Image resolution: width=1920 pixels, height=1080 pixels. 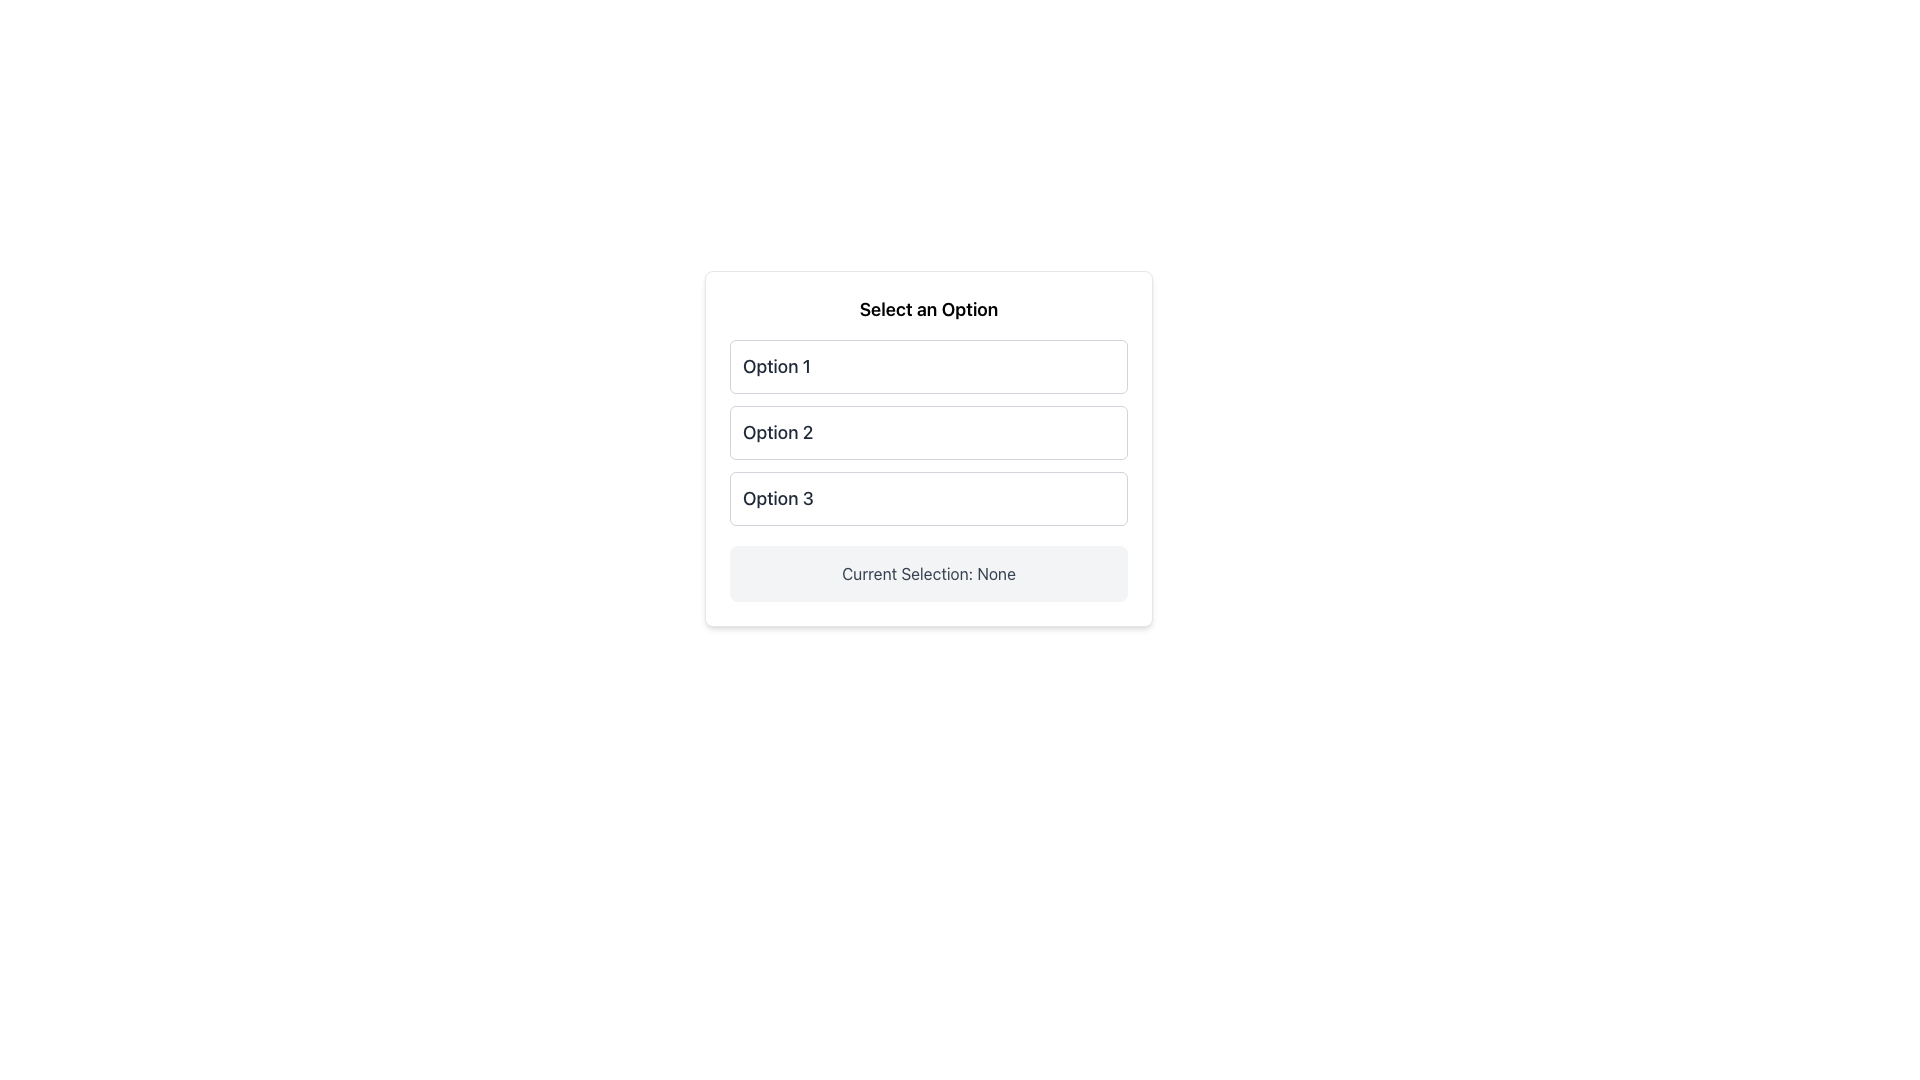 I want to click on the static text element that indicates the current selection state, which conveys that no option has been selected yet, so click(x=928, y=574).